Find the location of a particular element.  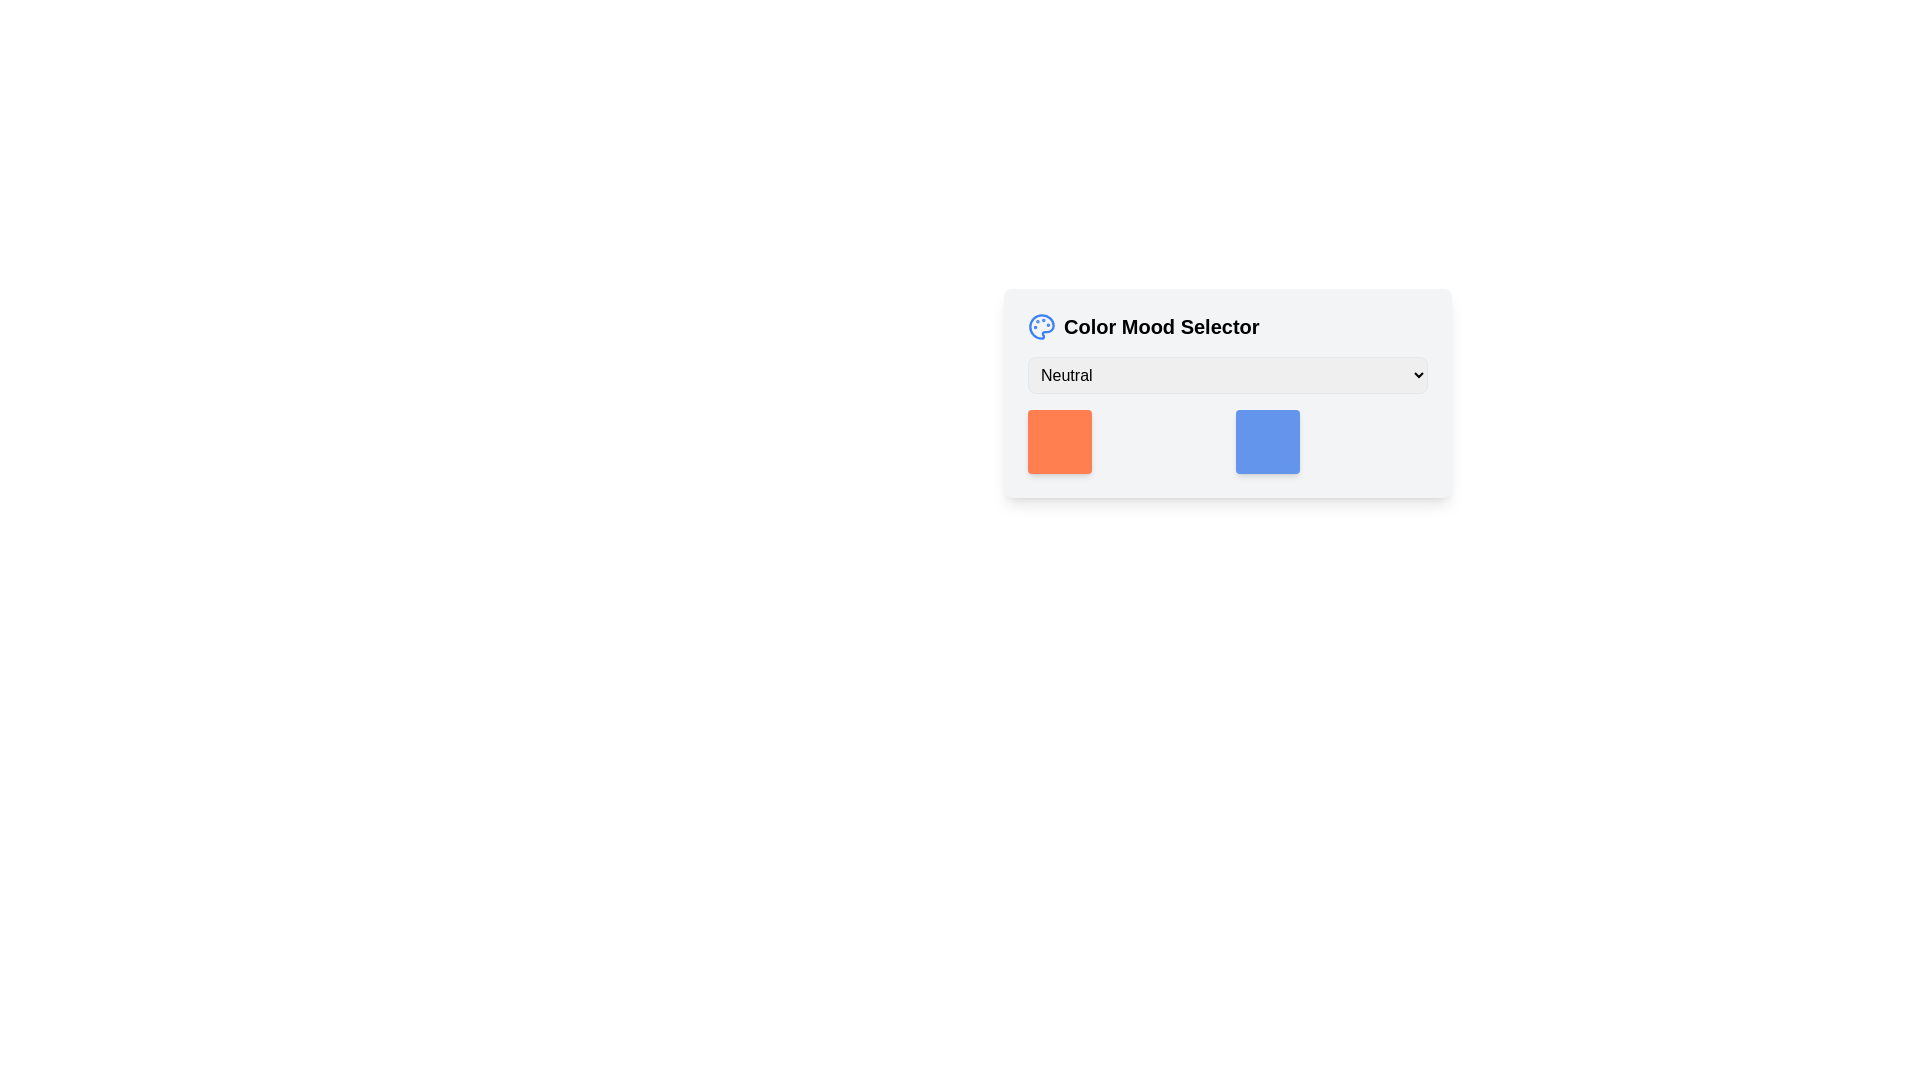

the Color Tile, a cornflower blue square tile with rounded borders located in the Color Mood Selector card, positioned to the right of the orange square tile is located at coordinates (1266, 441).